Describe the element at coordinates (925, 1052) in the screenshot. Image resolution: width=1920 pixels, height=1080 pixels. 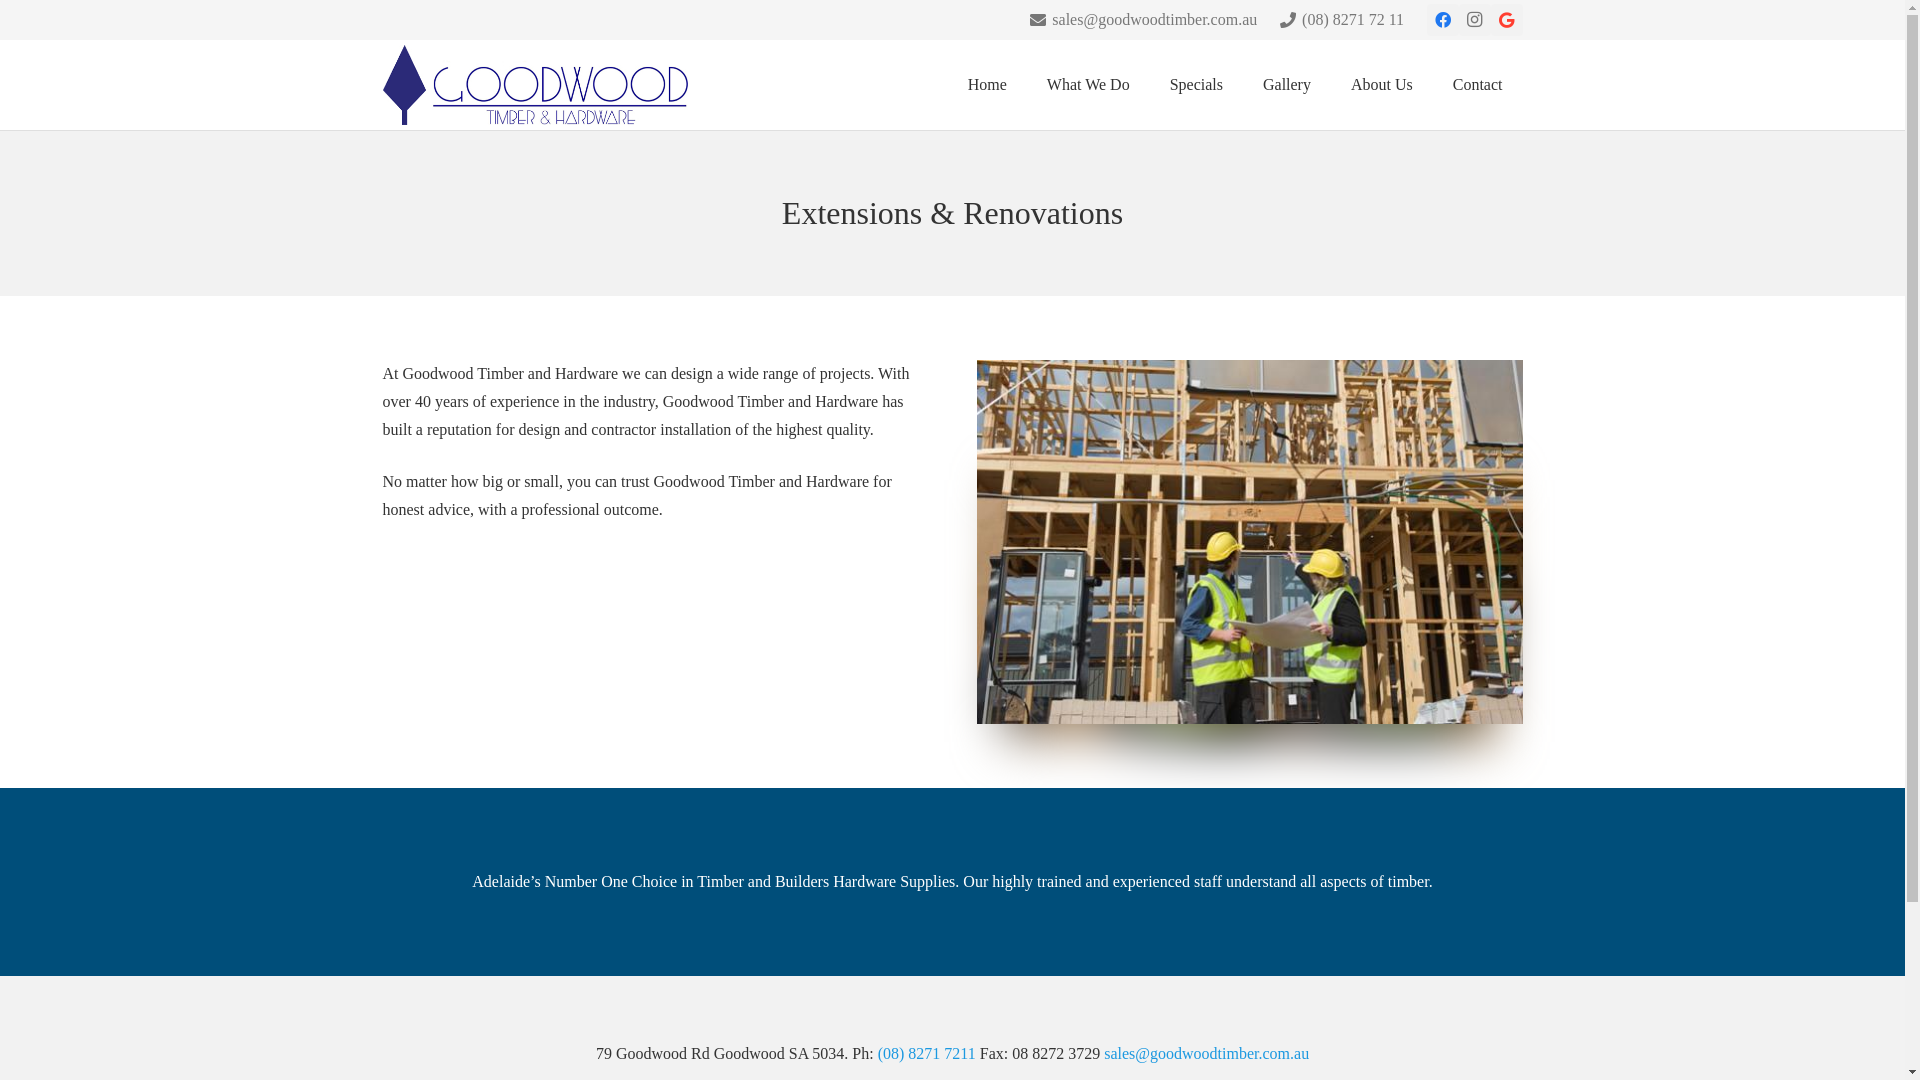
I see `'(08) 8271 7211'` at that location.